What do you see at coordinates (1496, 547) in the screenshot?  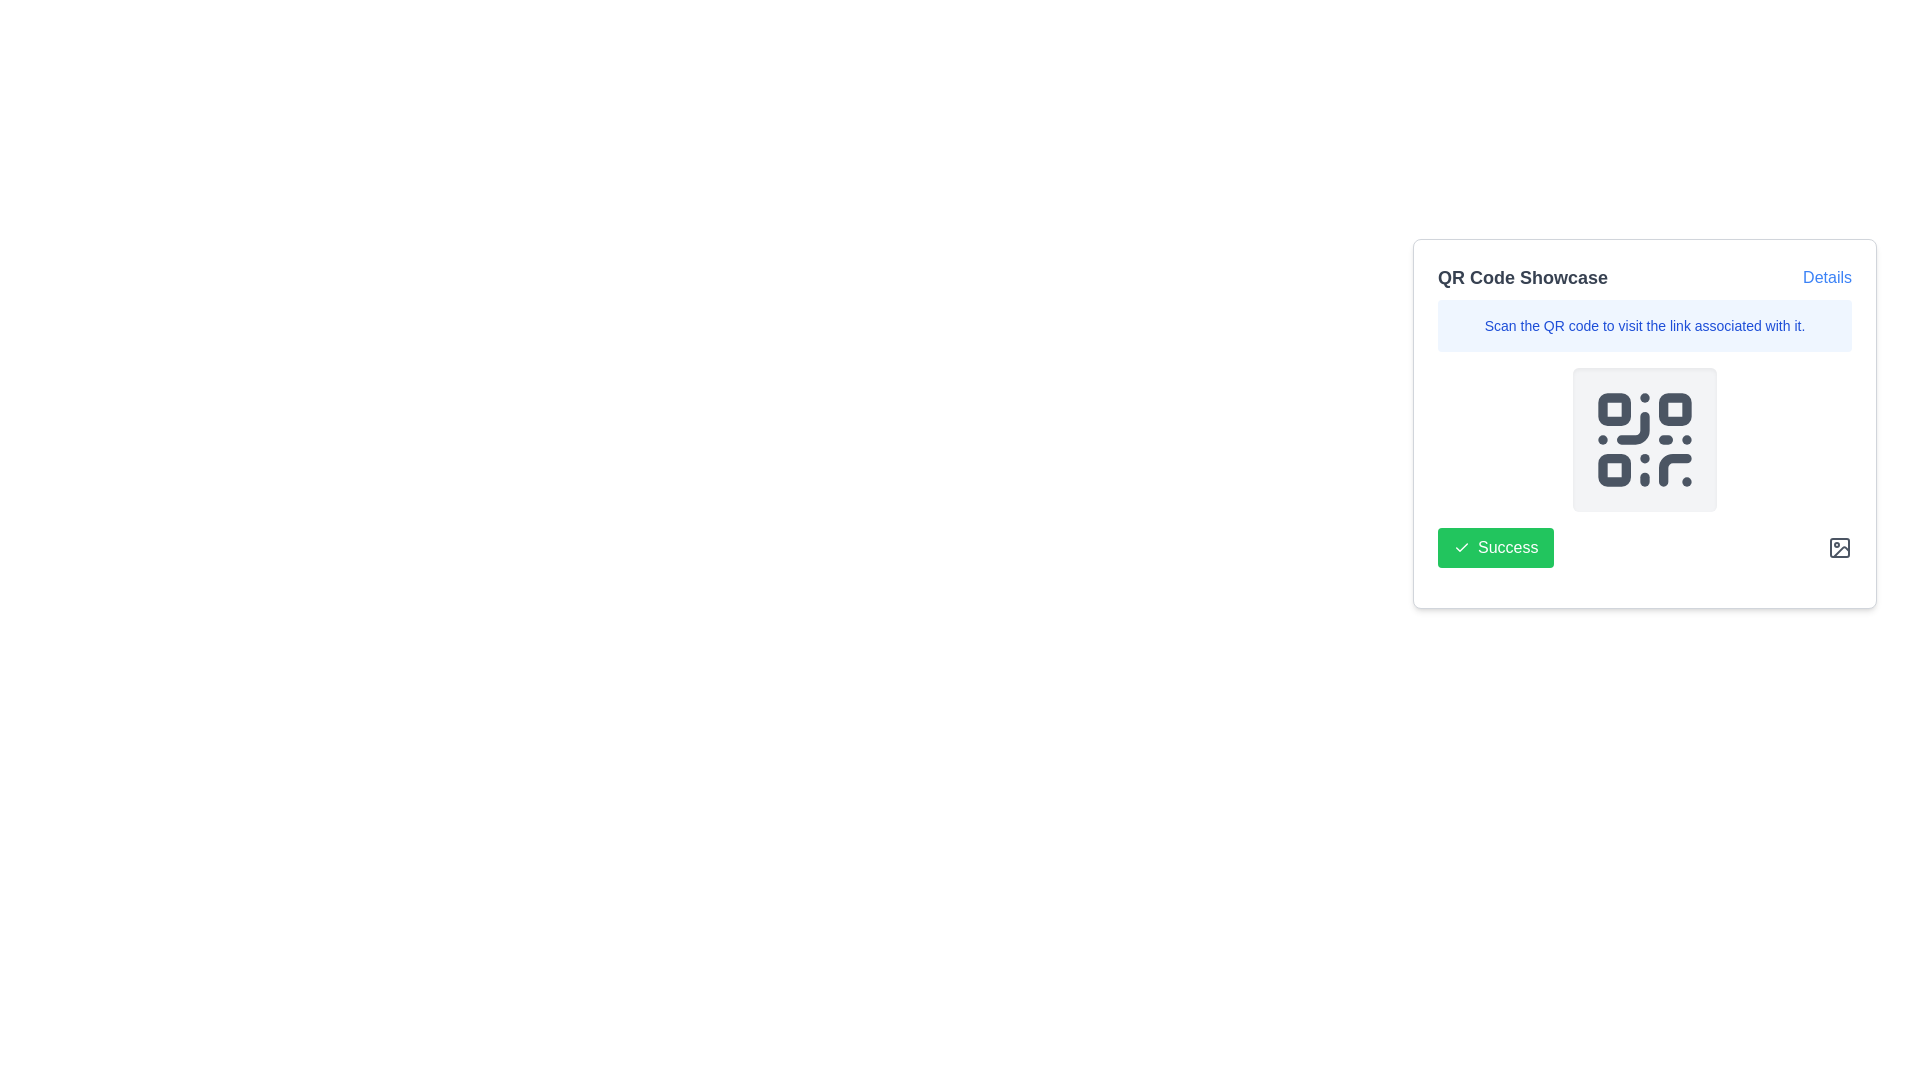 I see `the success confirmation button located at the bottom-left corner of the card, adjacent to the QR code section, to confirm success` at bounding box center [1496, 547].